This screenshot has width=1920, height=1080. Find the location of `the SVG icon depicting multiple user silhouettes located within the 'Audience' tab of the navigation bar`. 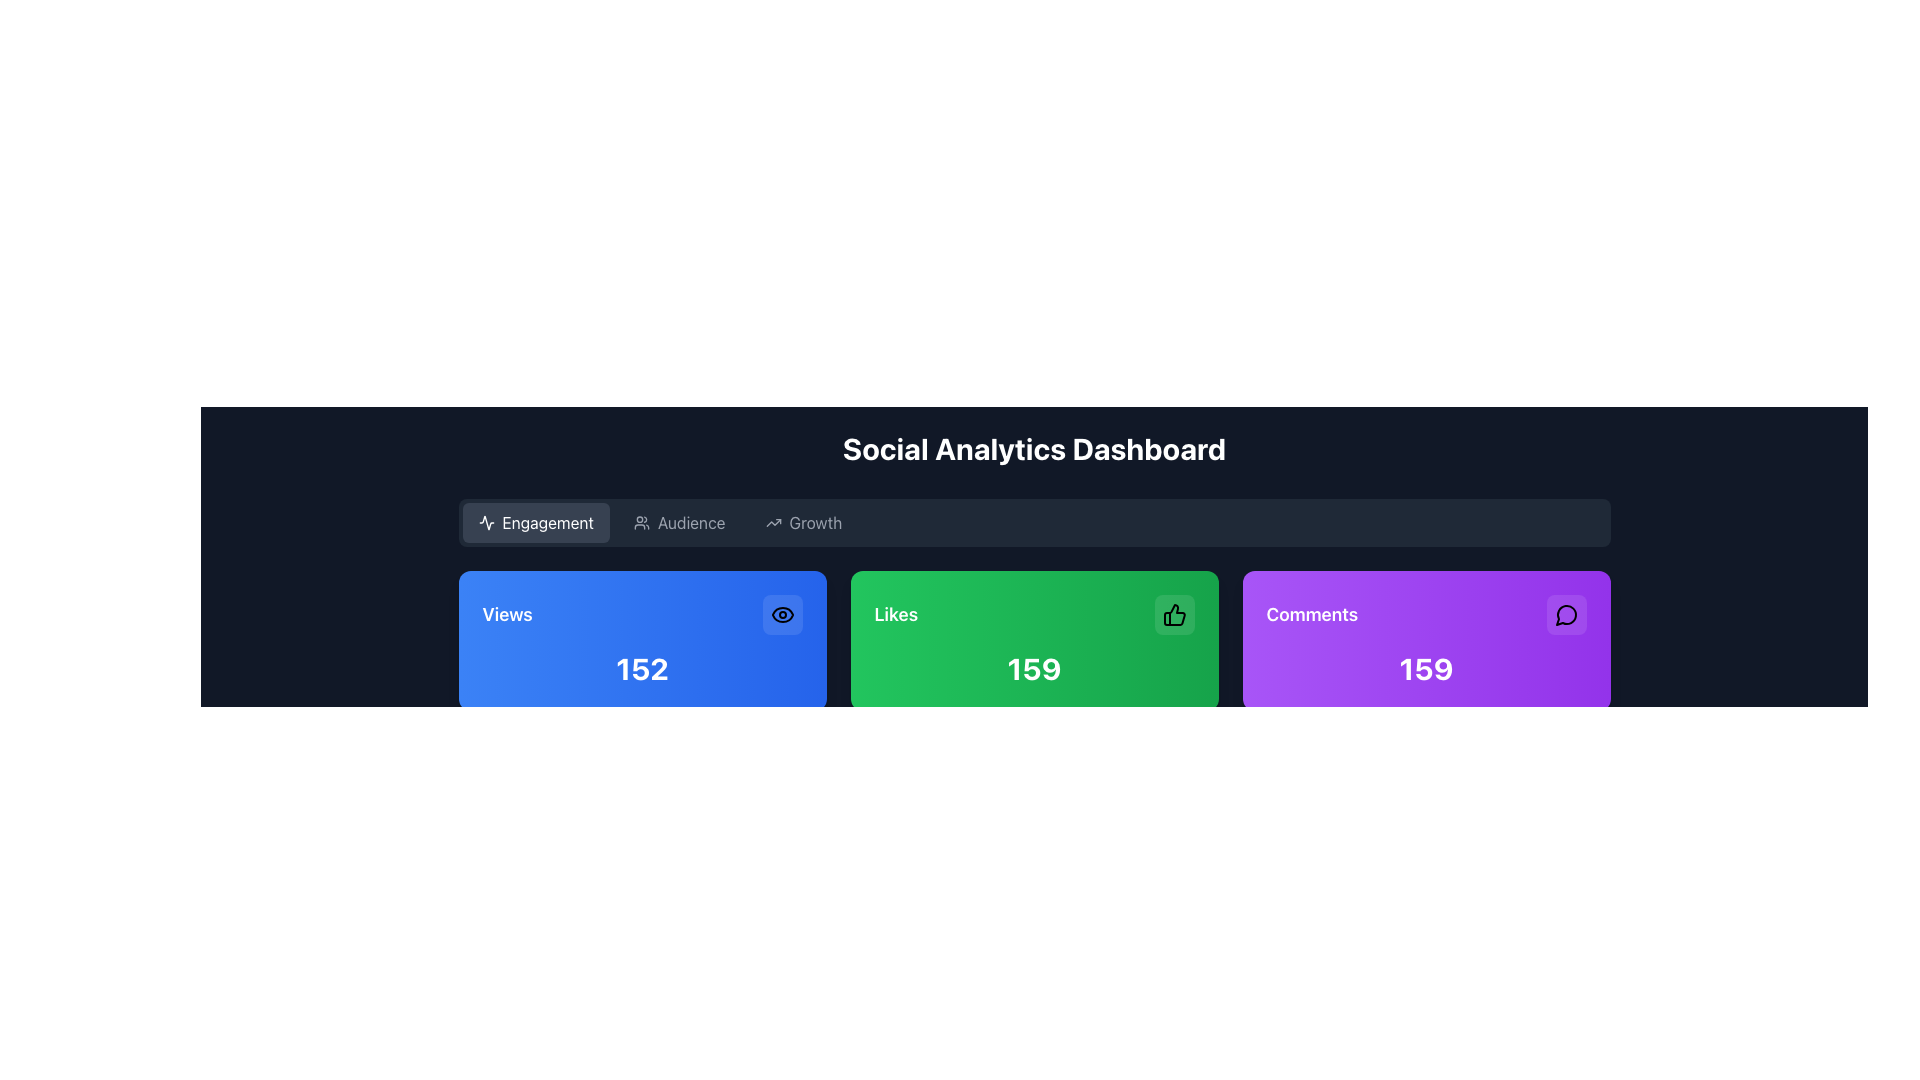

the SVG icon depicting multiple user silhouettes located within the 'Audience' tab of the navigation bar is located at coordinates (641, 522).